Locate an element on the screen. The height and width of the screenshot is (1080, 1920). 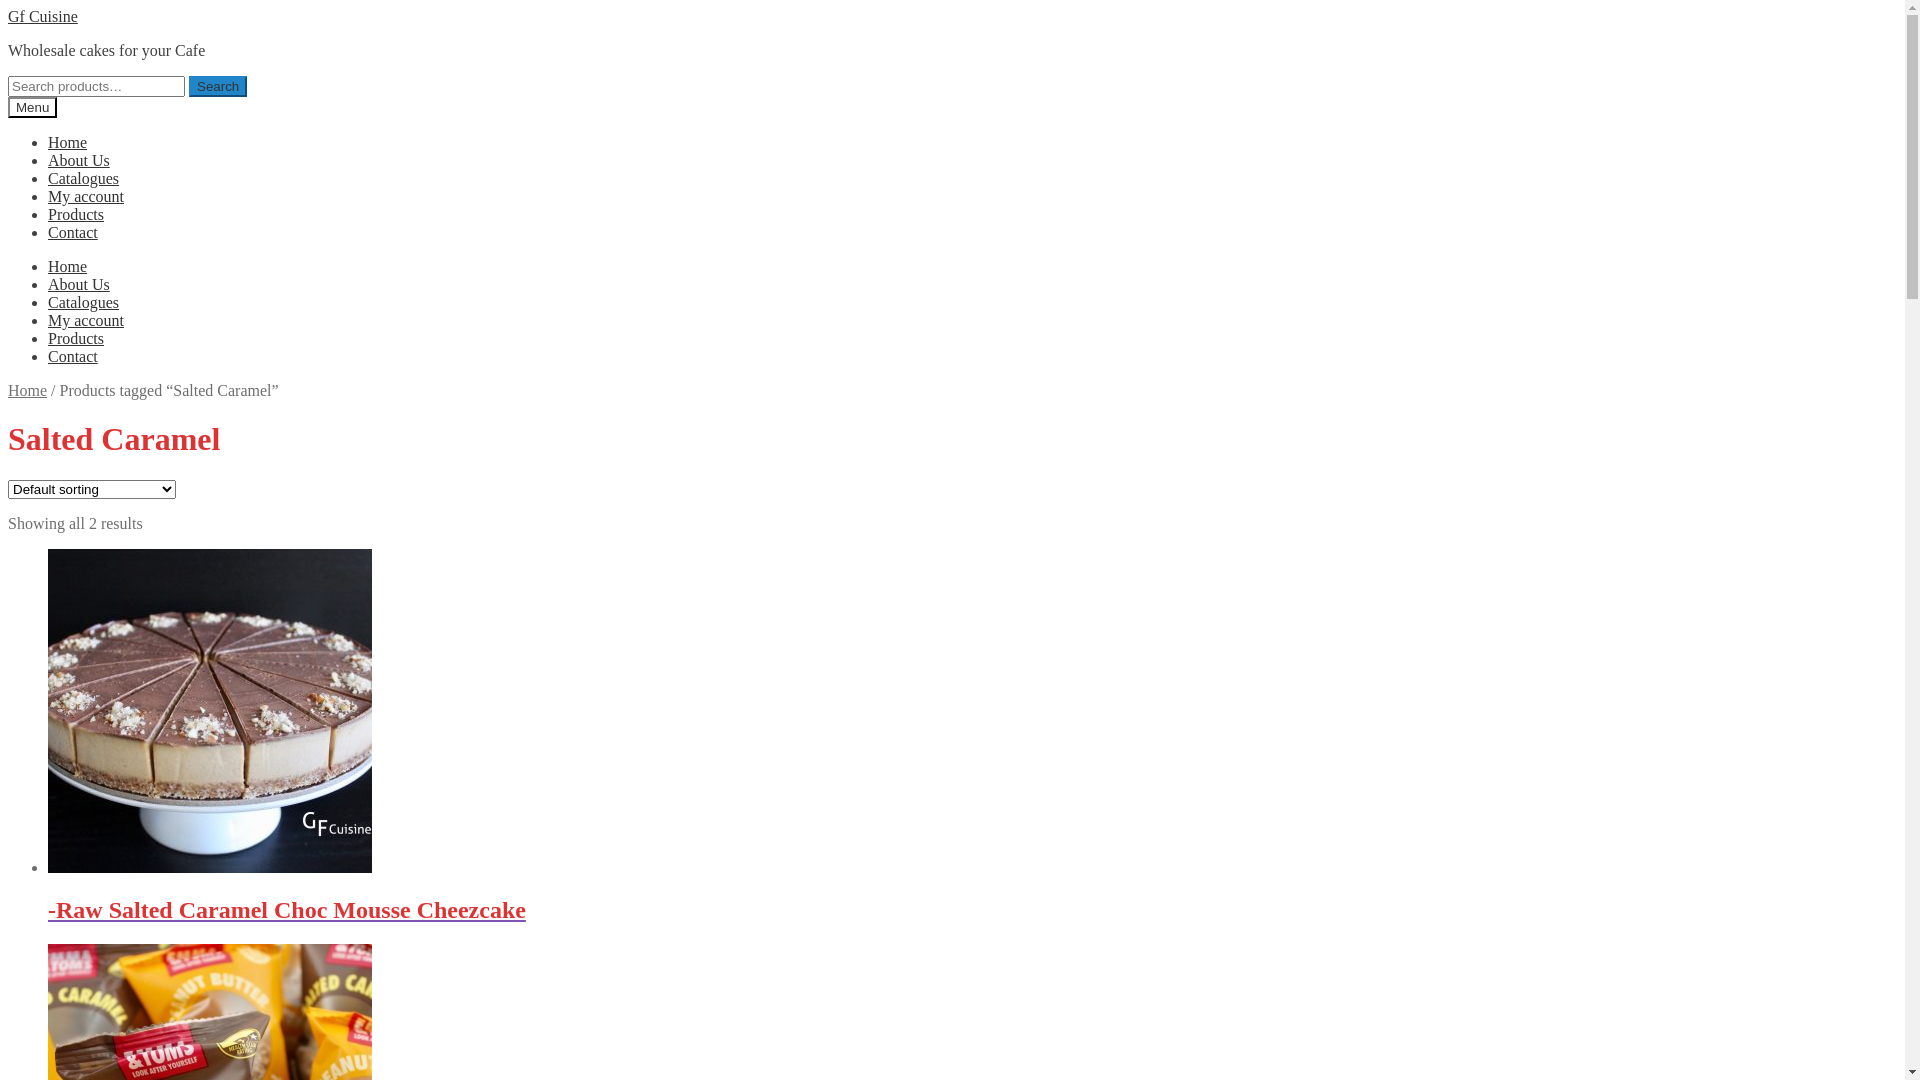
'Products' is located at coordinates (76, 214).